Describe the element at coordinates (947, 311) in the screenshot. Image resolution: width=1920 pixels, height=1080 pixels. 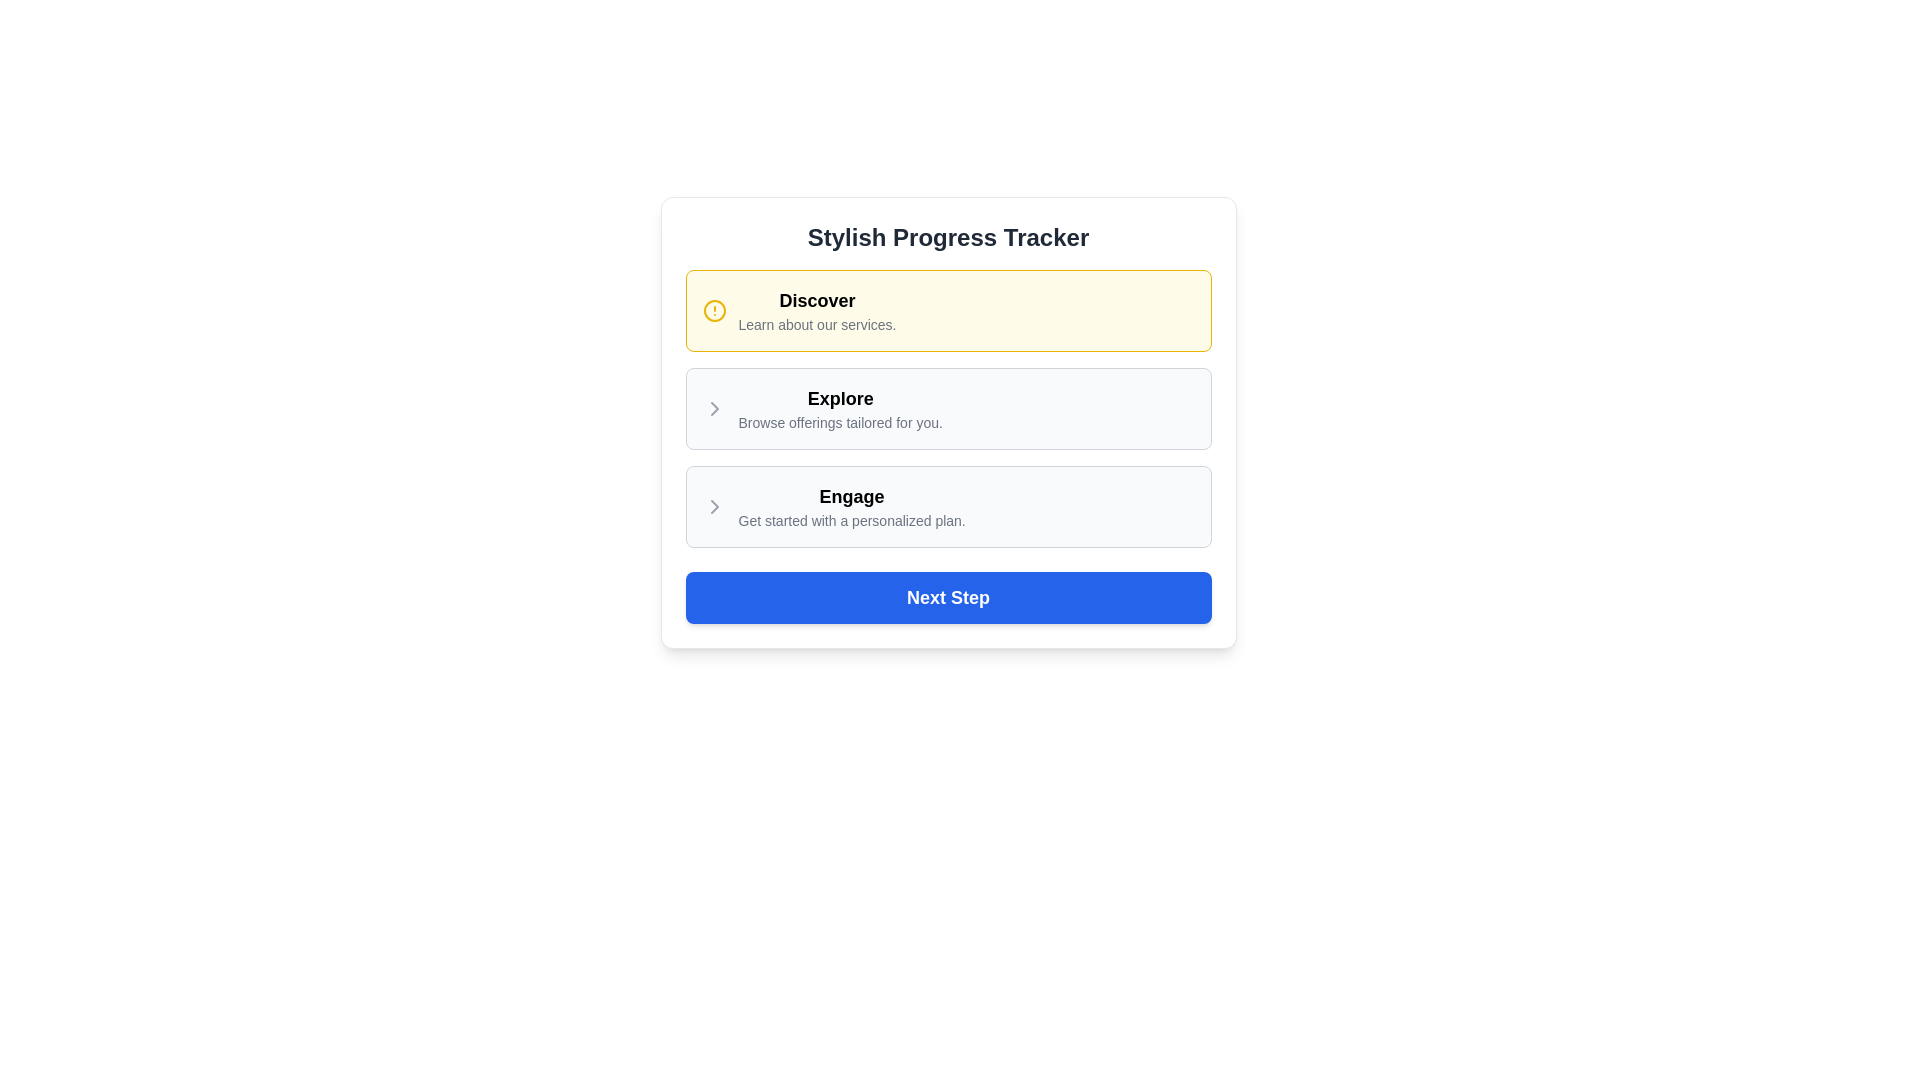
I see `the first Informational card located at the top of the vertically aligned list, just above the 'Explore' section` at that location.